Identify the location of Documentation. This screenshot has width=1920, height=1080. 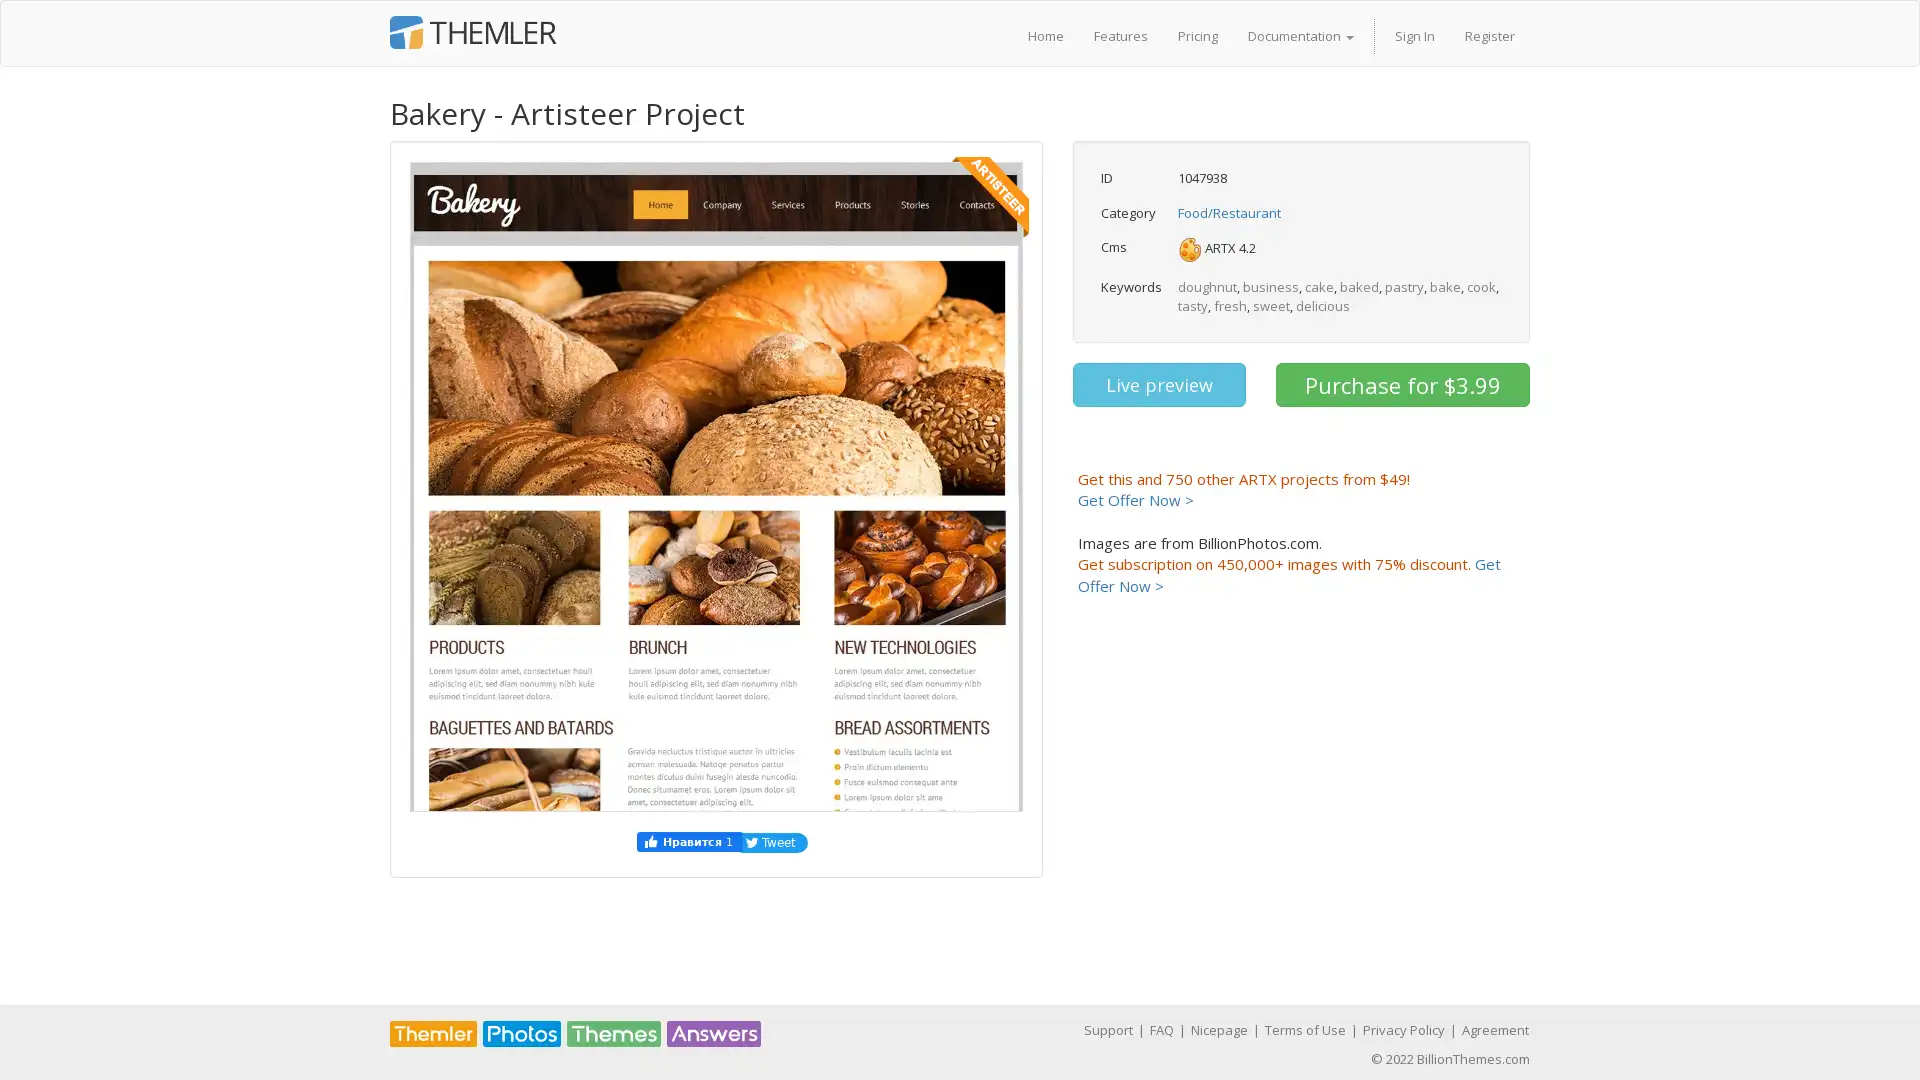
(1300, 35).